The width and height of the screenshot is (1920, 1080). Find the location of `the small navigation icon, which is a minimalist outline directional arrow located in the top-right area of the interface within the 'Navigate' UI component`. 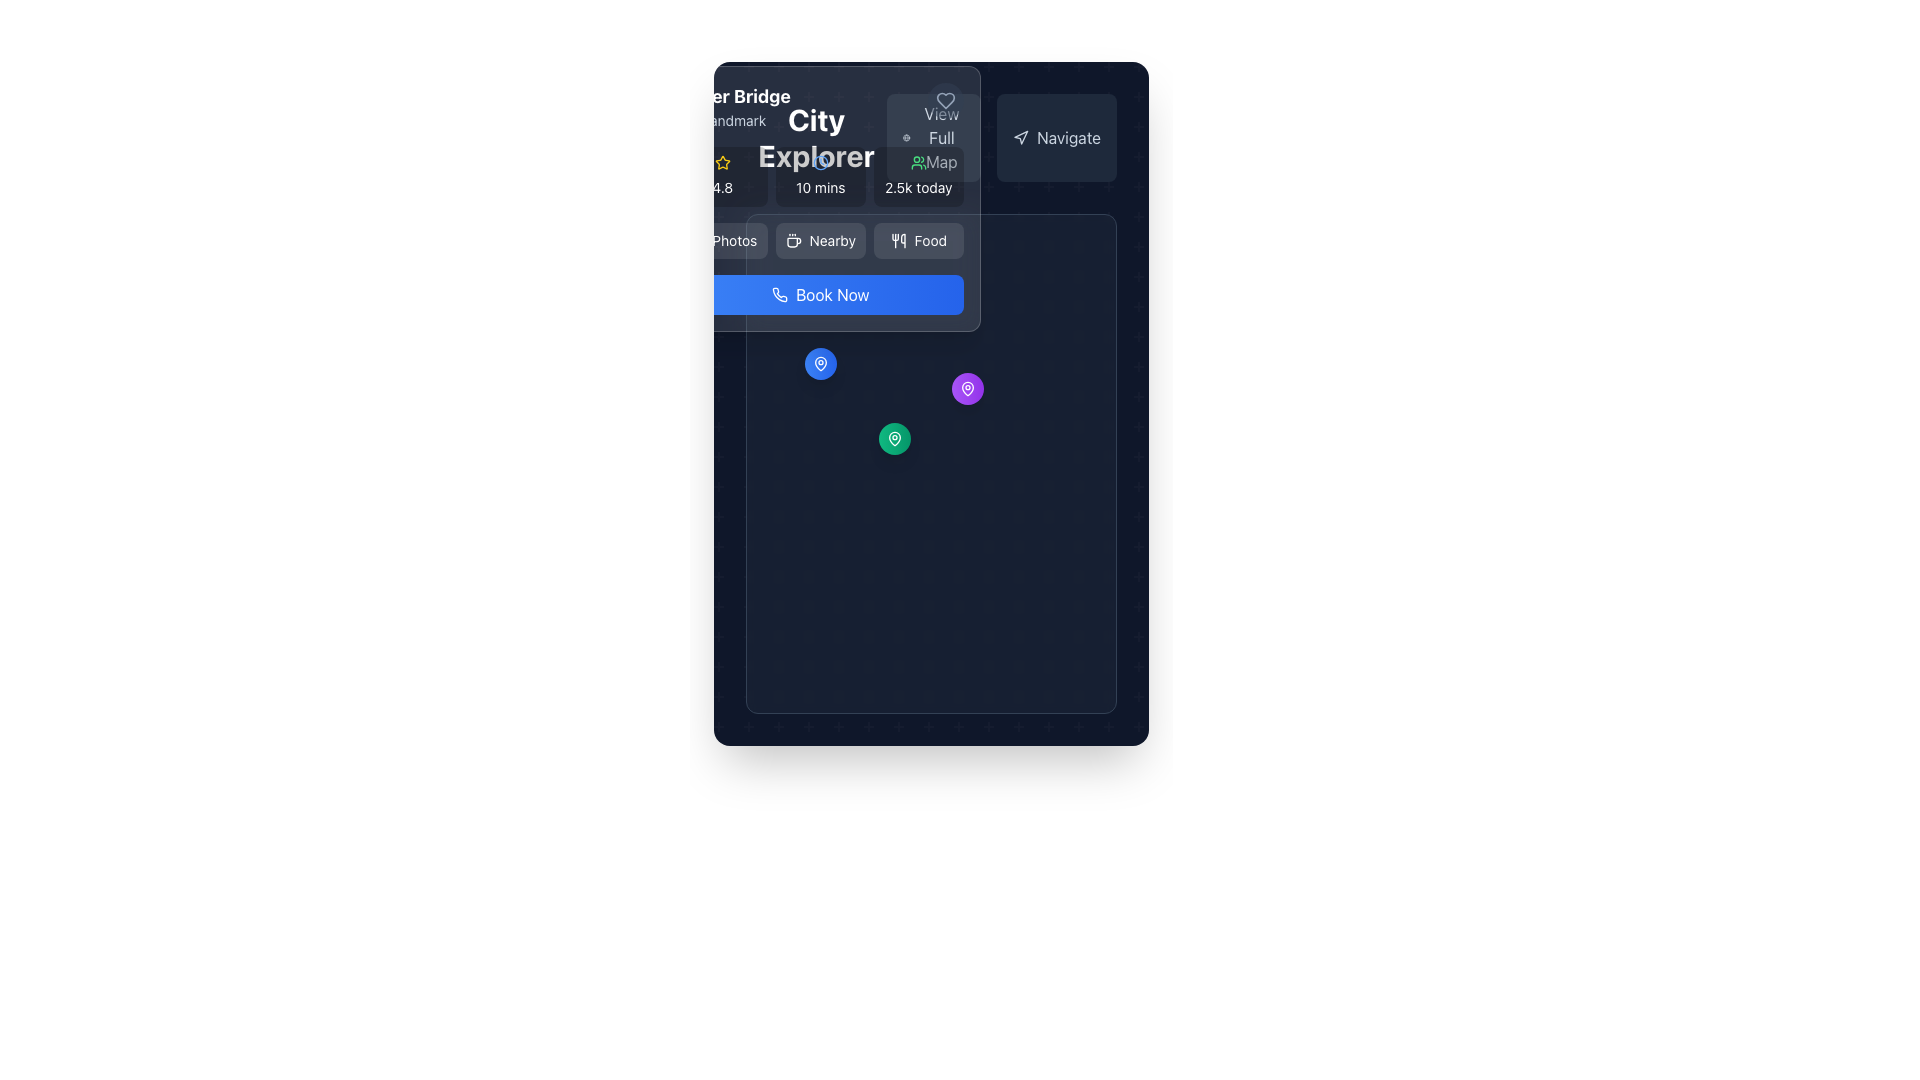

the small navigation icon, which is a minimalist outline directional arrow located in the top-right area of the interface within the 'Navigate' UI component is located at coordinates (1021, 137).